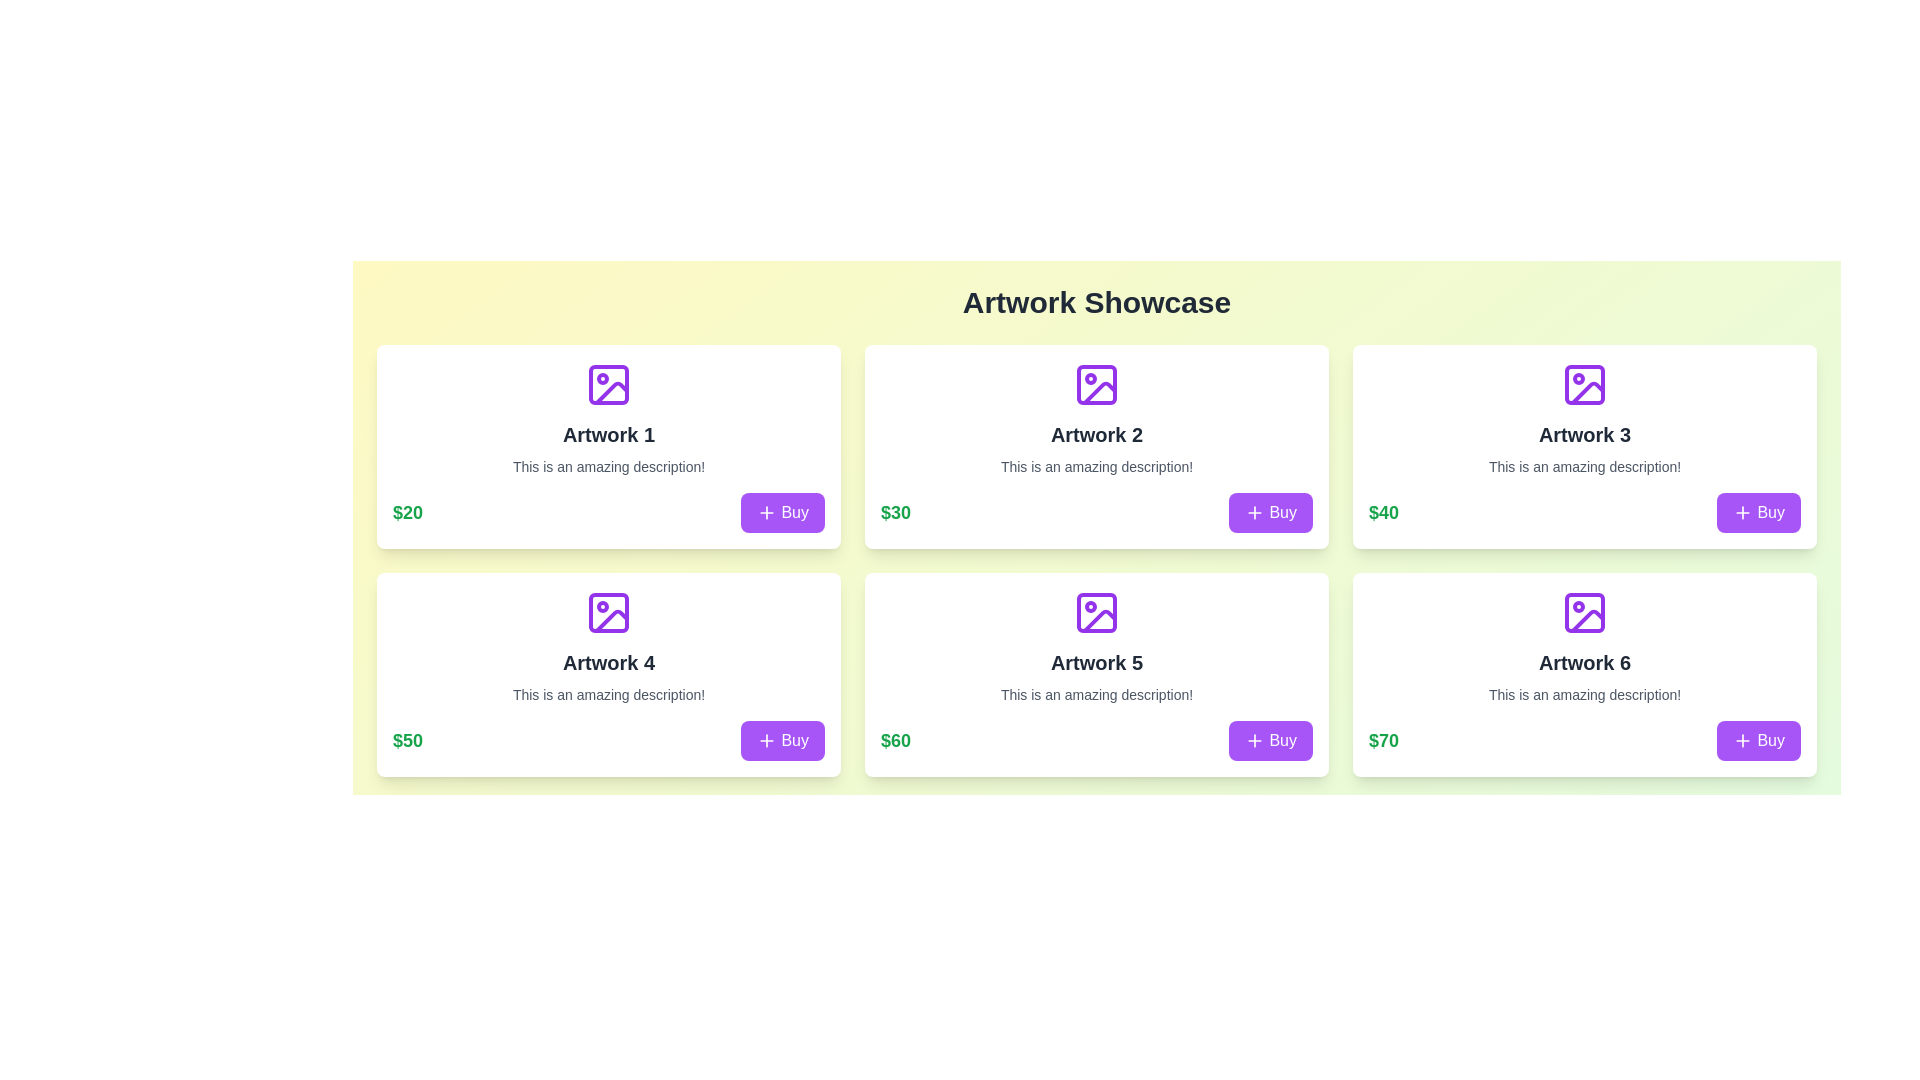 Image resolution: width=1920 pixels, height=1080 pixels. What do you see at coordinates (608, 385) in the screenshot?
I see `the central purple icon resembling an image within the 'Artwork 1' card` at bounding box center [608, 385].